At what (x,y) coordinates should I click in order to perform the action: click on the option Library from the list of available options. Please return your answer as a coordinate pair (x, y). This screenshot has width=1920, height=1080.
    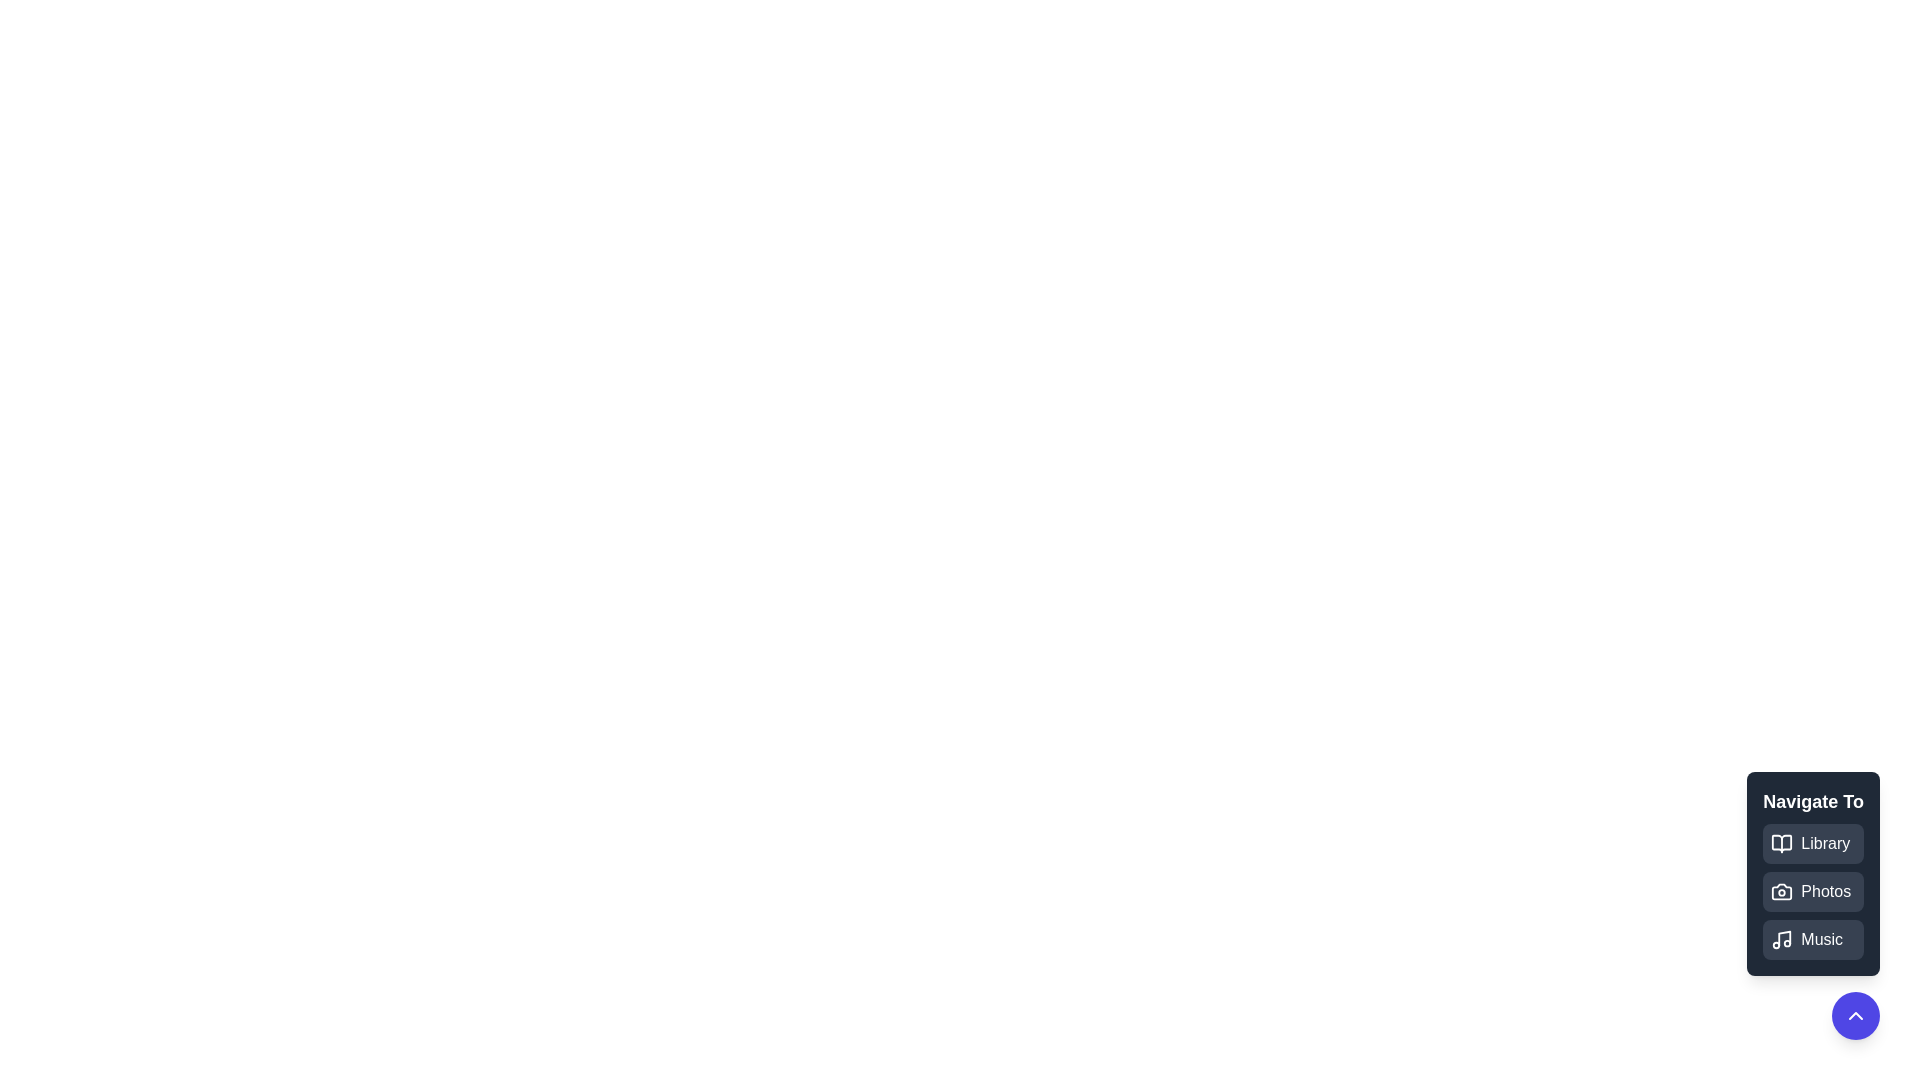
    Looking at the image, I should click on (1813, 844).